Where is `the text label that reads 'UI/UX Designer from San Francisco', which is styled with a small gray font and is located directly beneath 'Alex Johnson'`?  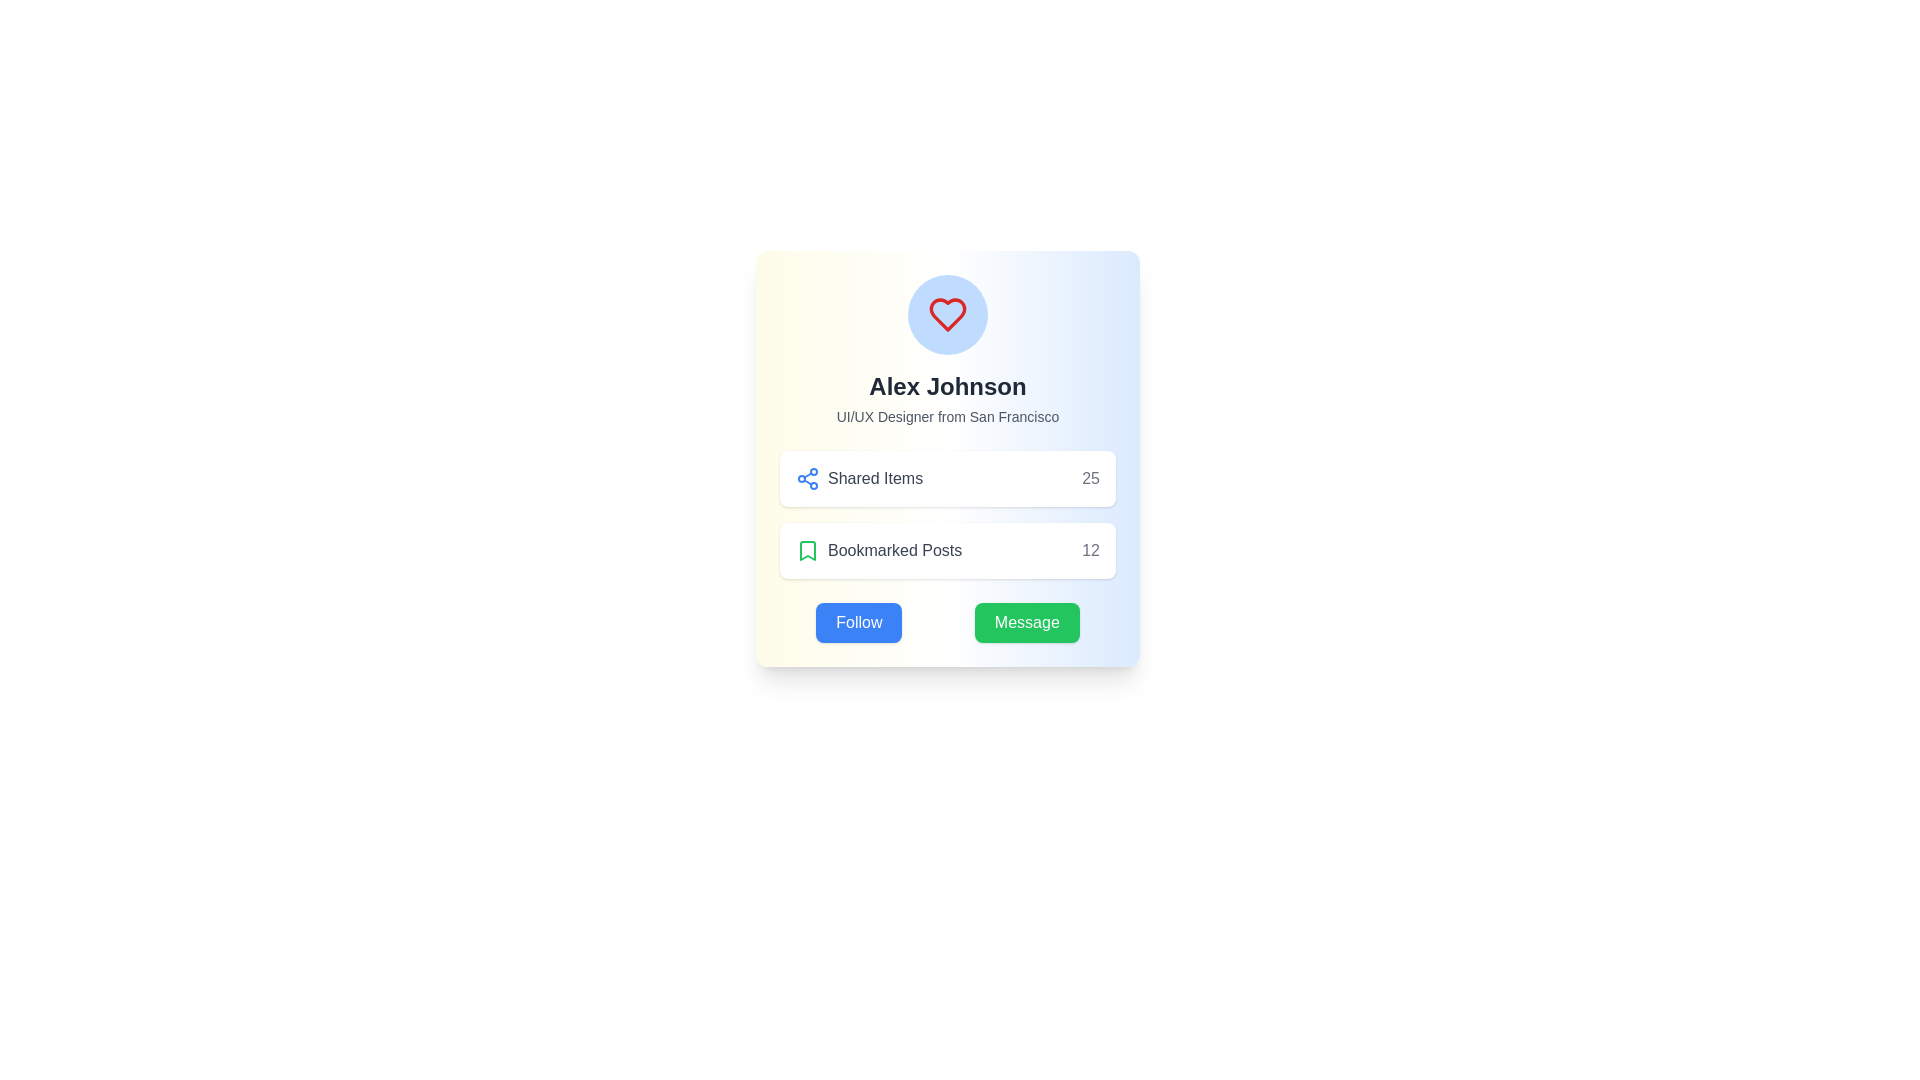 the text label that reads 'UI/UX Designer from San Francisco', which is styled with a small gray font and is located directly beneath 'Alex Johnson' is located at coordinates (947, 415).